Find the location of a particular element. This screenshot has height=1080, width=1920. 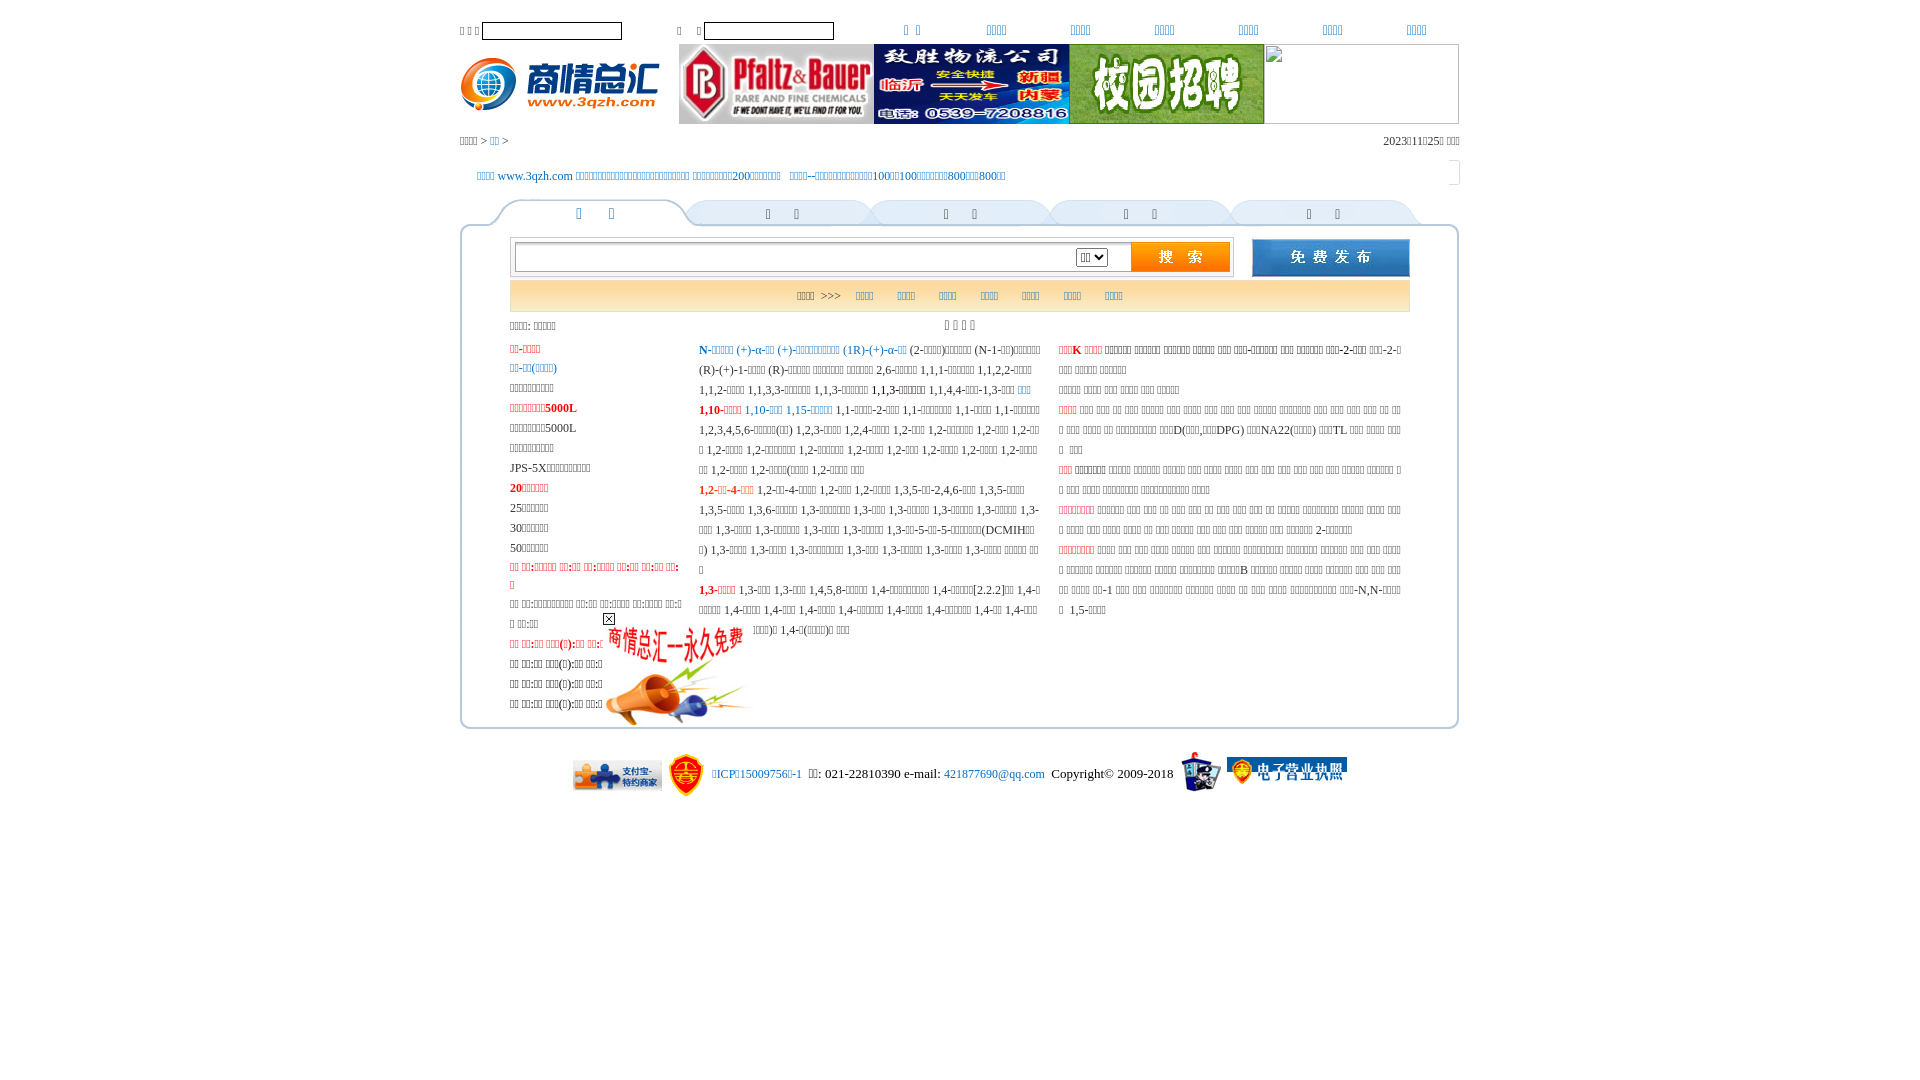

'421877690@qq.com' is located at coordinates (943, 773).